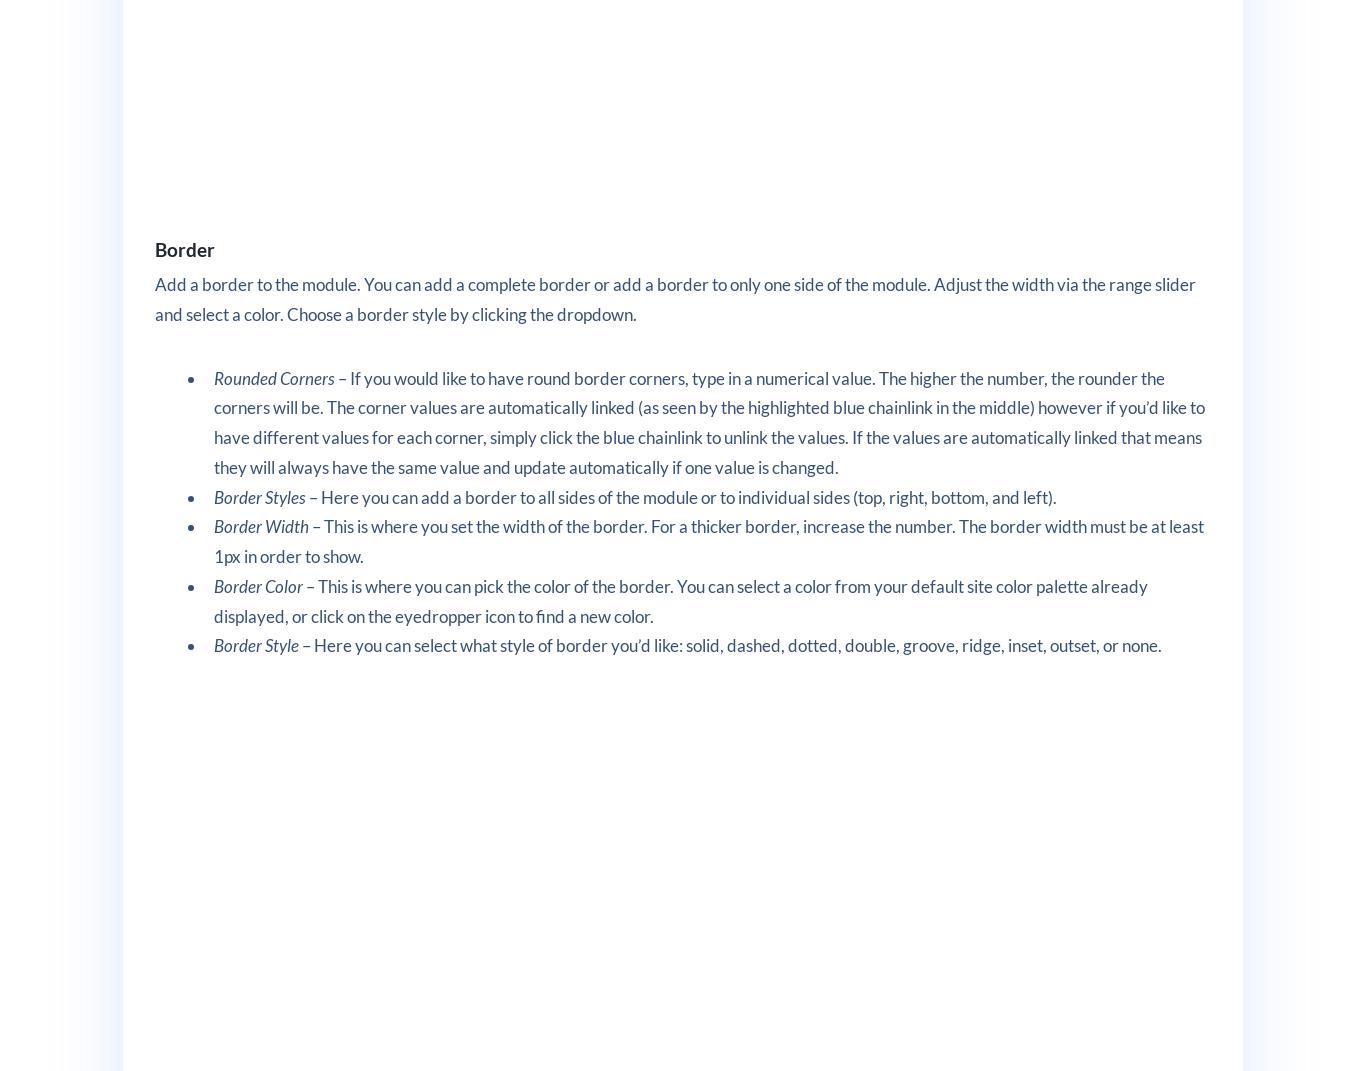 This screenshot has height=1071, width=1366. I want to click on 'Border Style', so click(213, 644).